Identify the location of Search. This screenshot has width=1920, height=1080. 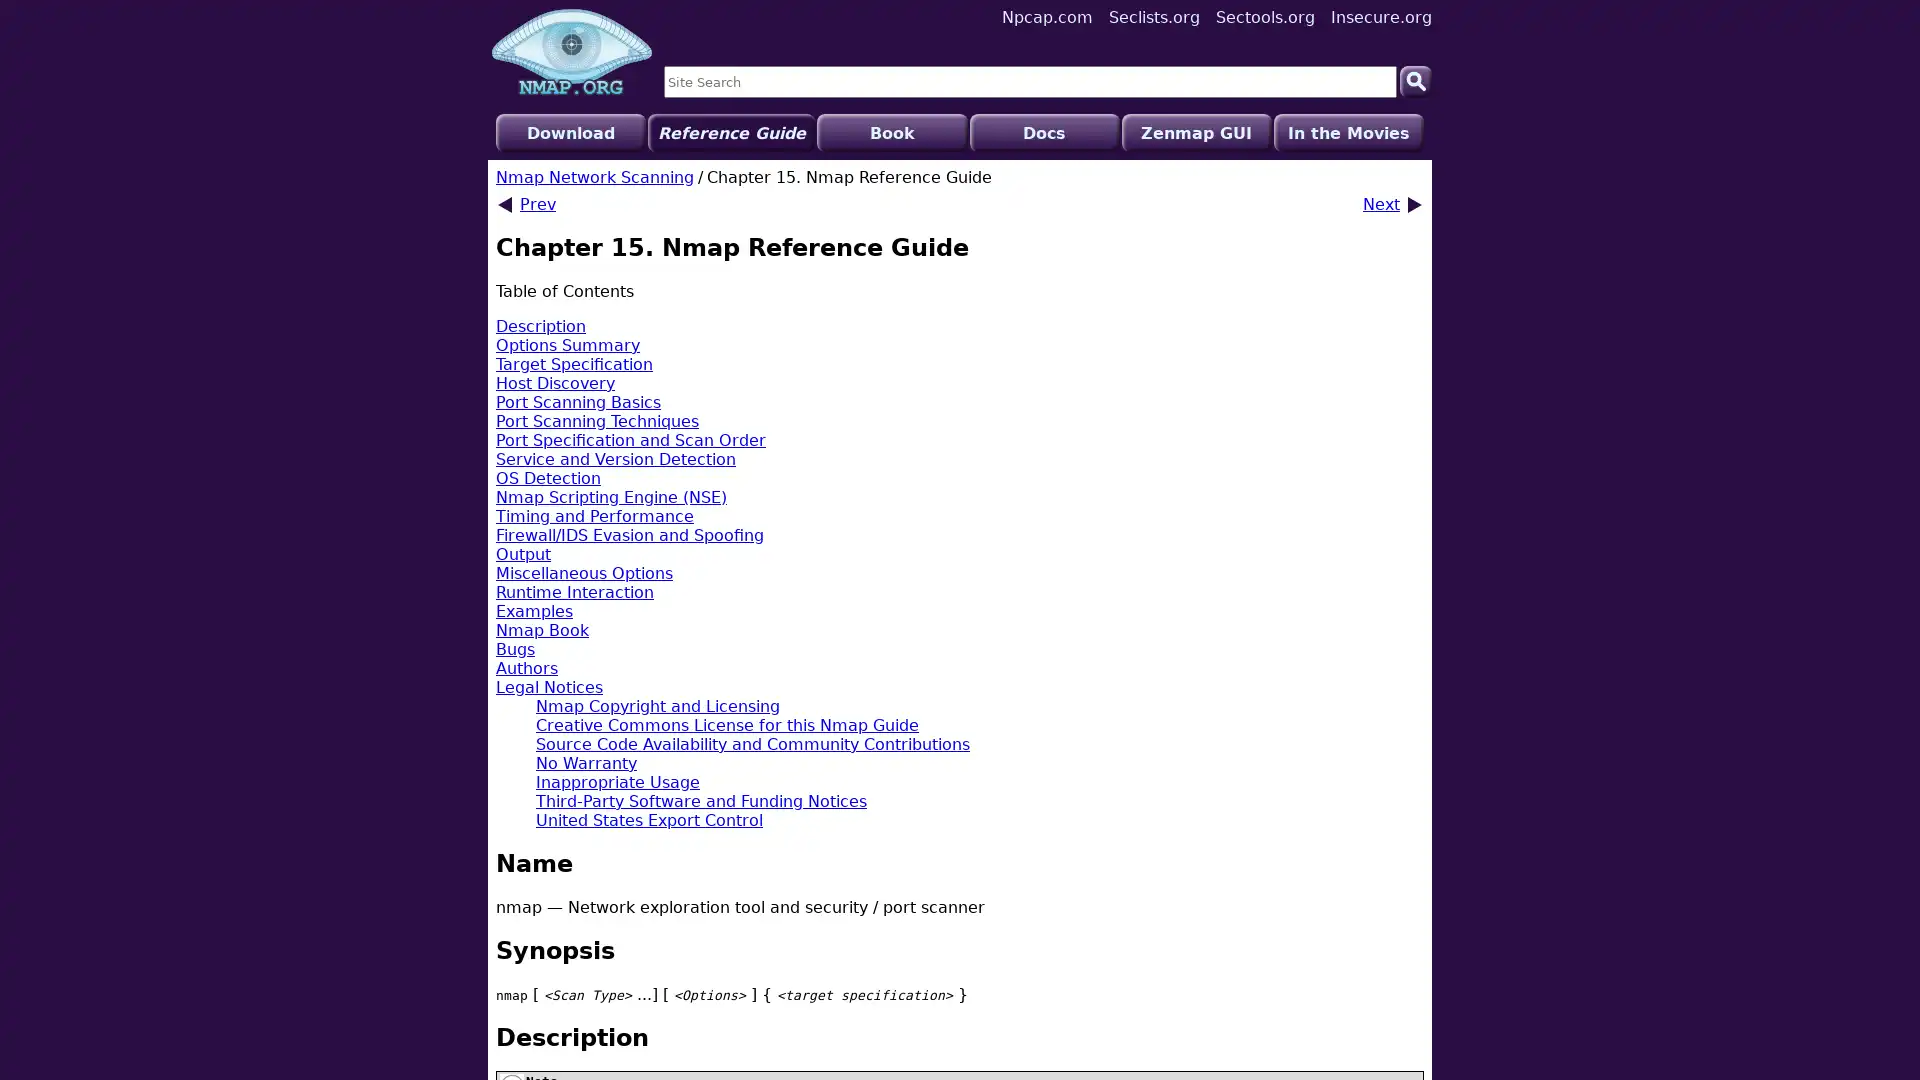
(1415, 80).